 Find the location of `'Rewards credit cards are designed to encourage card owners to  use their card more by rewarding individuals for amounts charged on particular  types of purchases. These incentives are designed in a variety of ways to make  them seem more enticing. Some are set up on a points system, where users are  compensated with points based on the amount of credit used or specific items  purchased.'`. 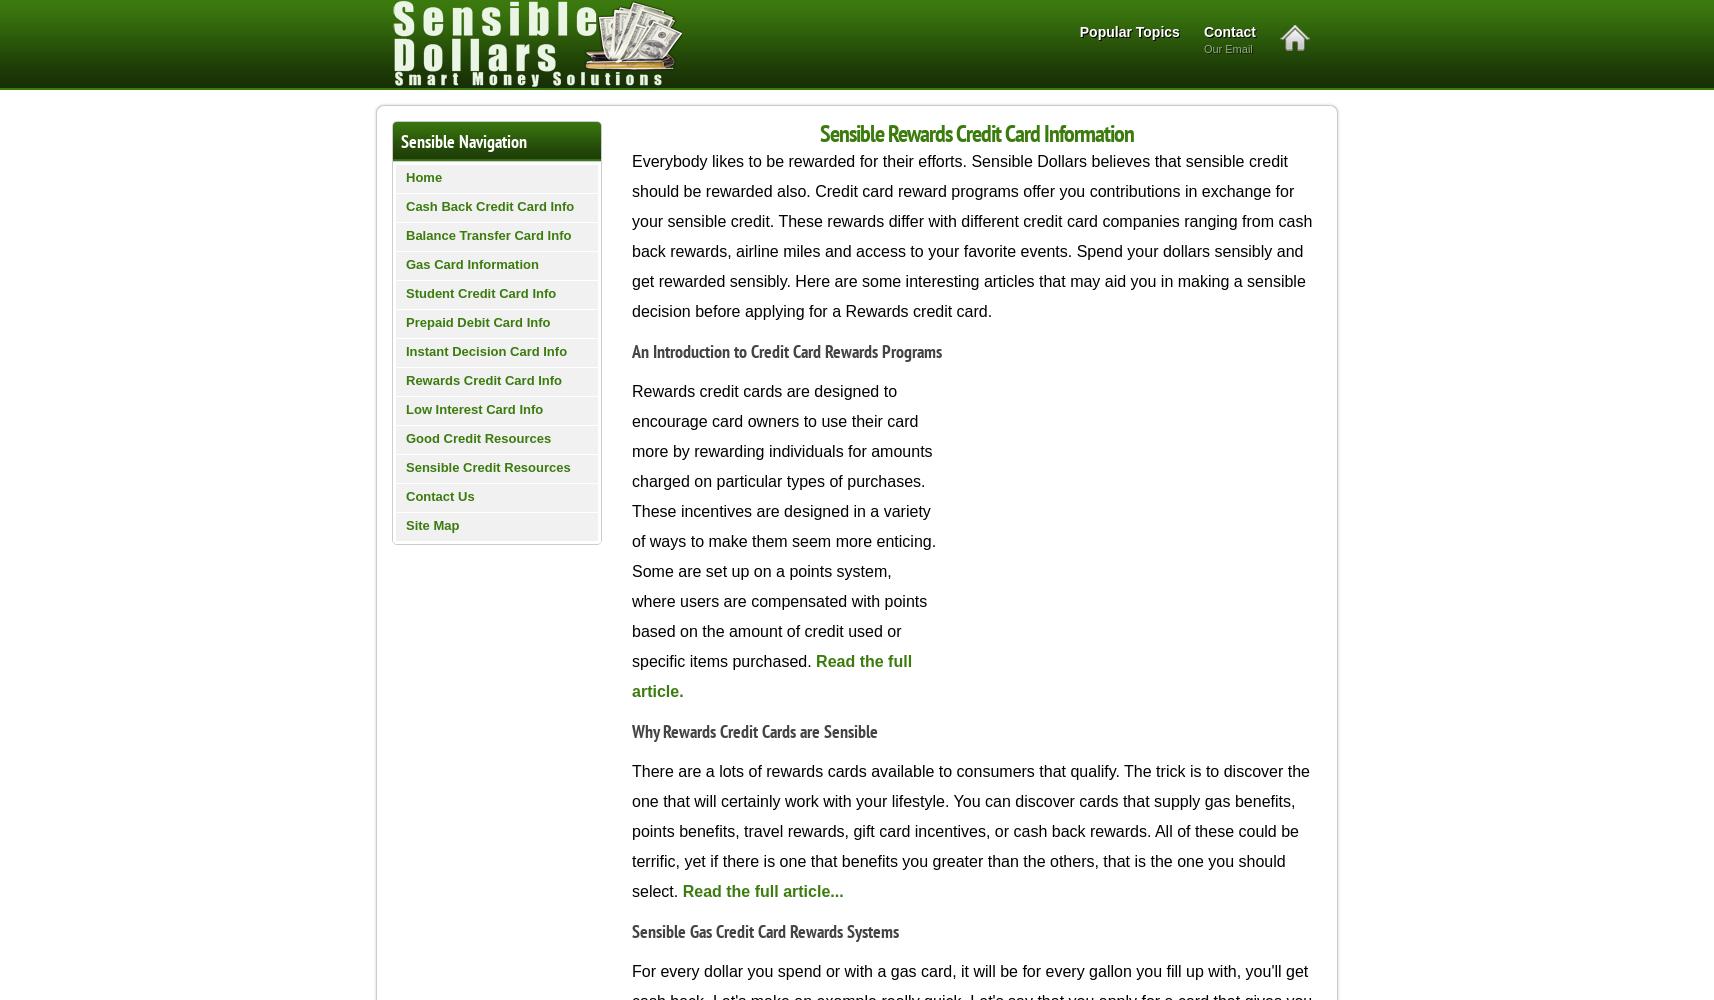

'Rewards credit cards are designed to encourage card owners to  use their card more by rewarding individuals for amounts charged on particular  types of purchases. These incentives are designed in a variety of ways to make  them seem more enticing. Some are set up on a points system, where users are  compensated with points based on the amount of credit used or specific items  purchased.' is located at coordinates (783, 526).